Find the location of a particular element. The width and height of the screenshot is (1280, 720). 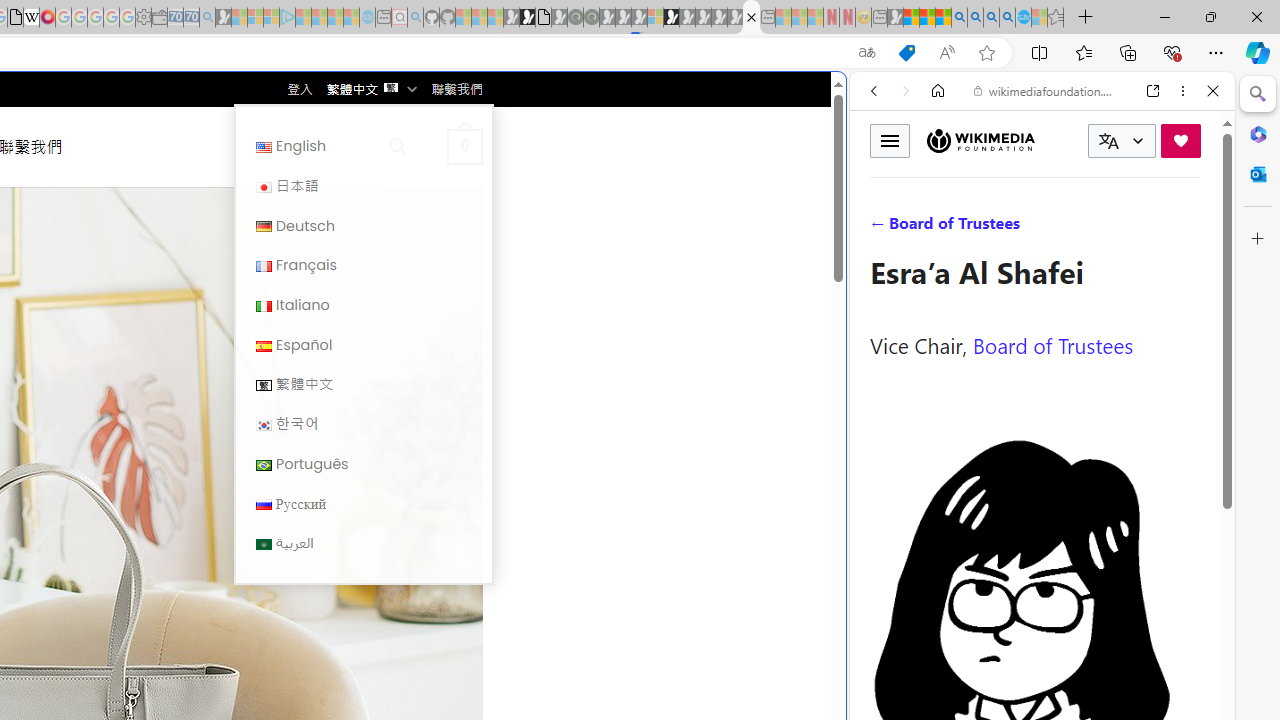

'Deutsch Deutsch' is located at coordinates (363, 225).